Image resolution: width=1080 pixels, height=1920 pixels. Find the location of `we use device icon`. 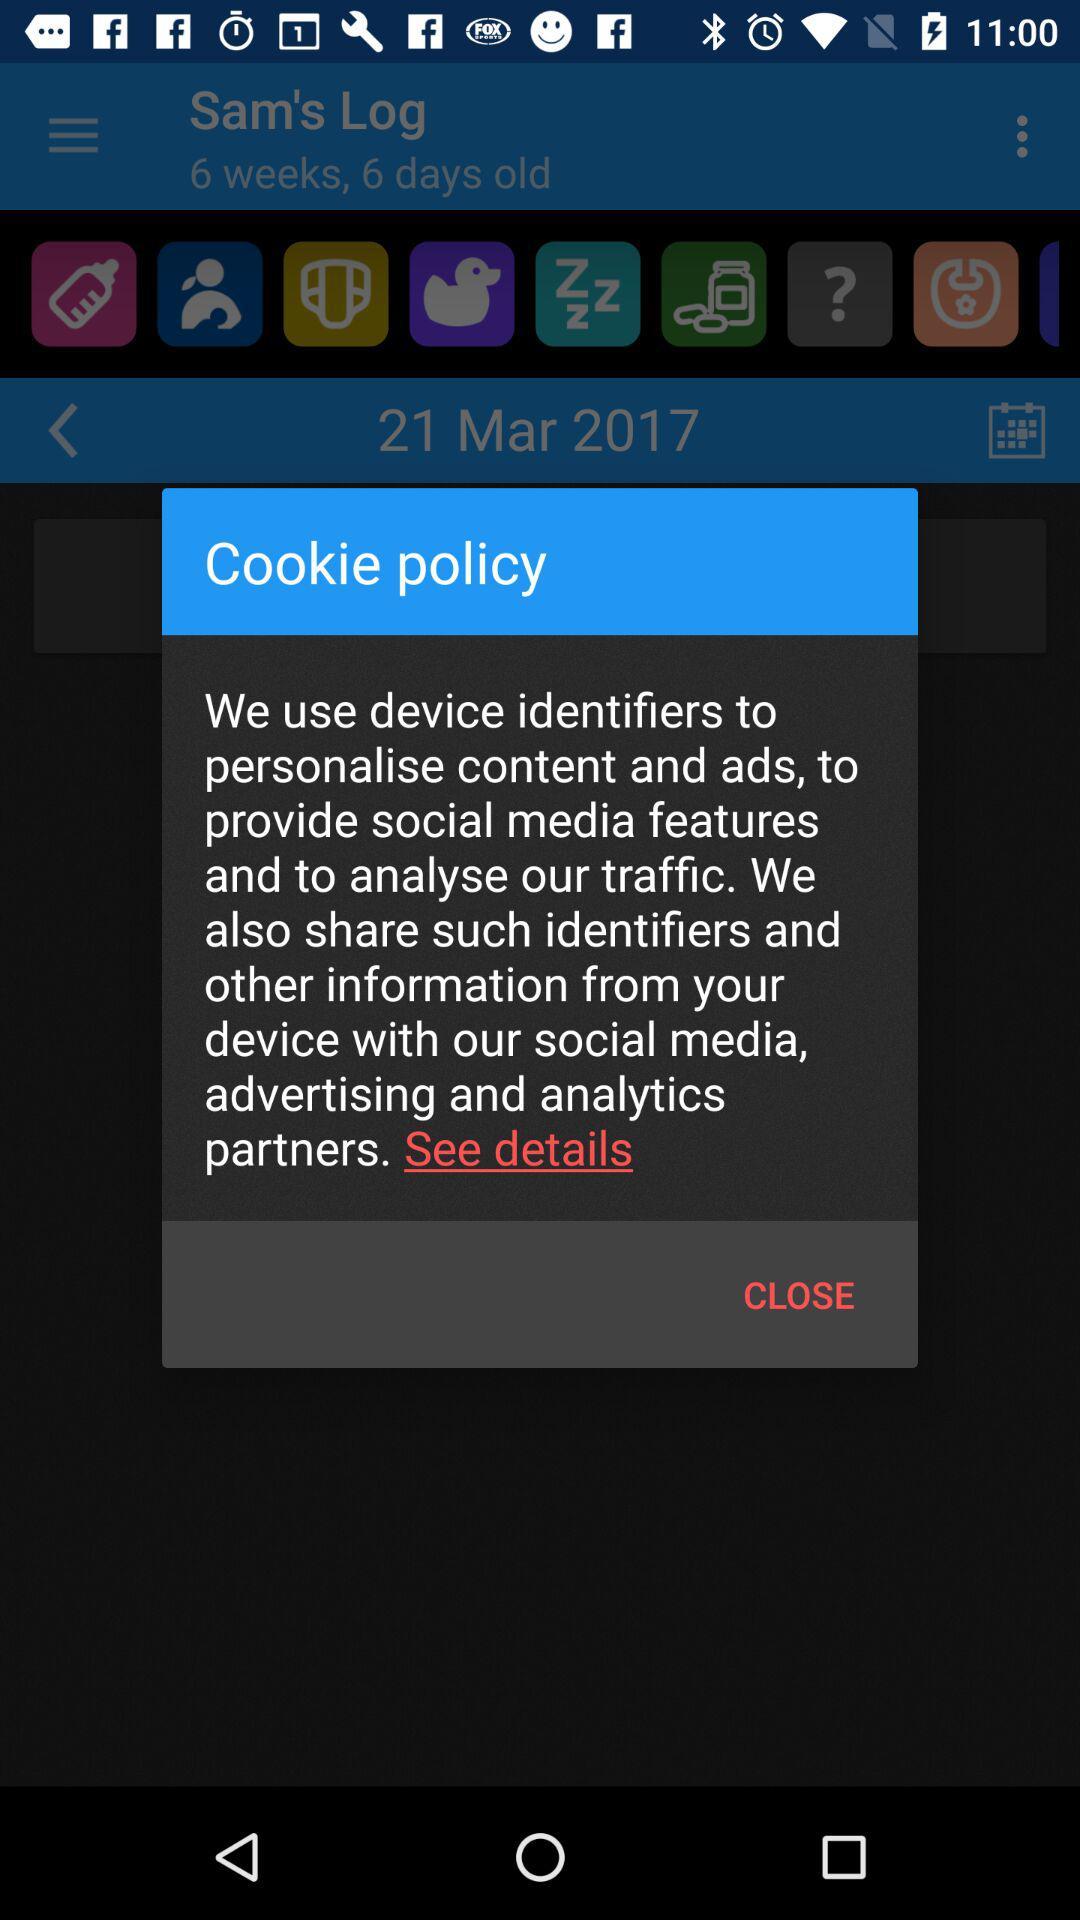

we use device icon is located at coordinates (540, 927).